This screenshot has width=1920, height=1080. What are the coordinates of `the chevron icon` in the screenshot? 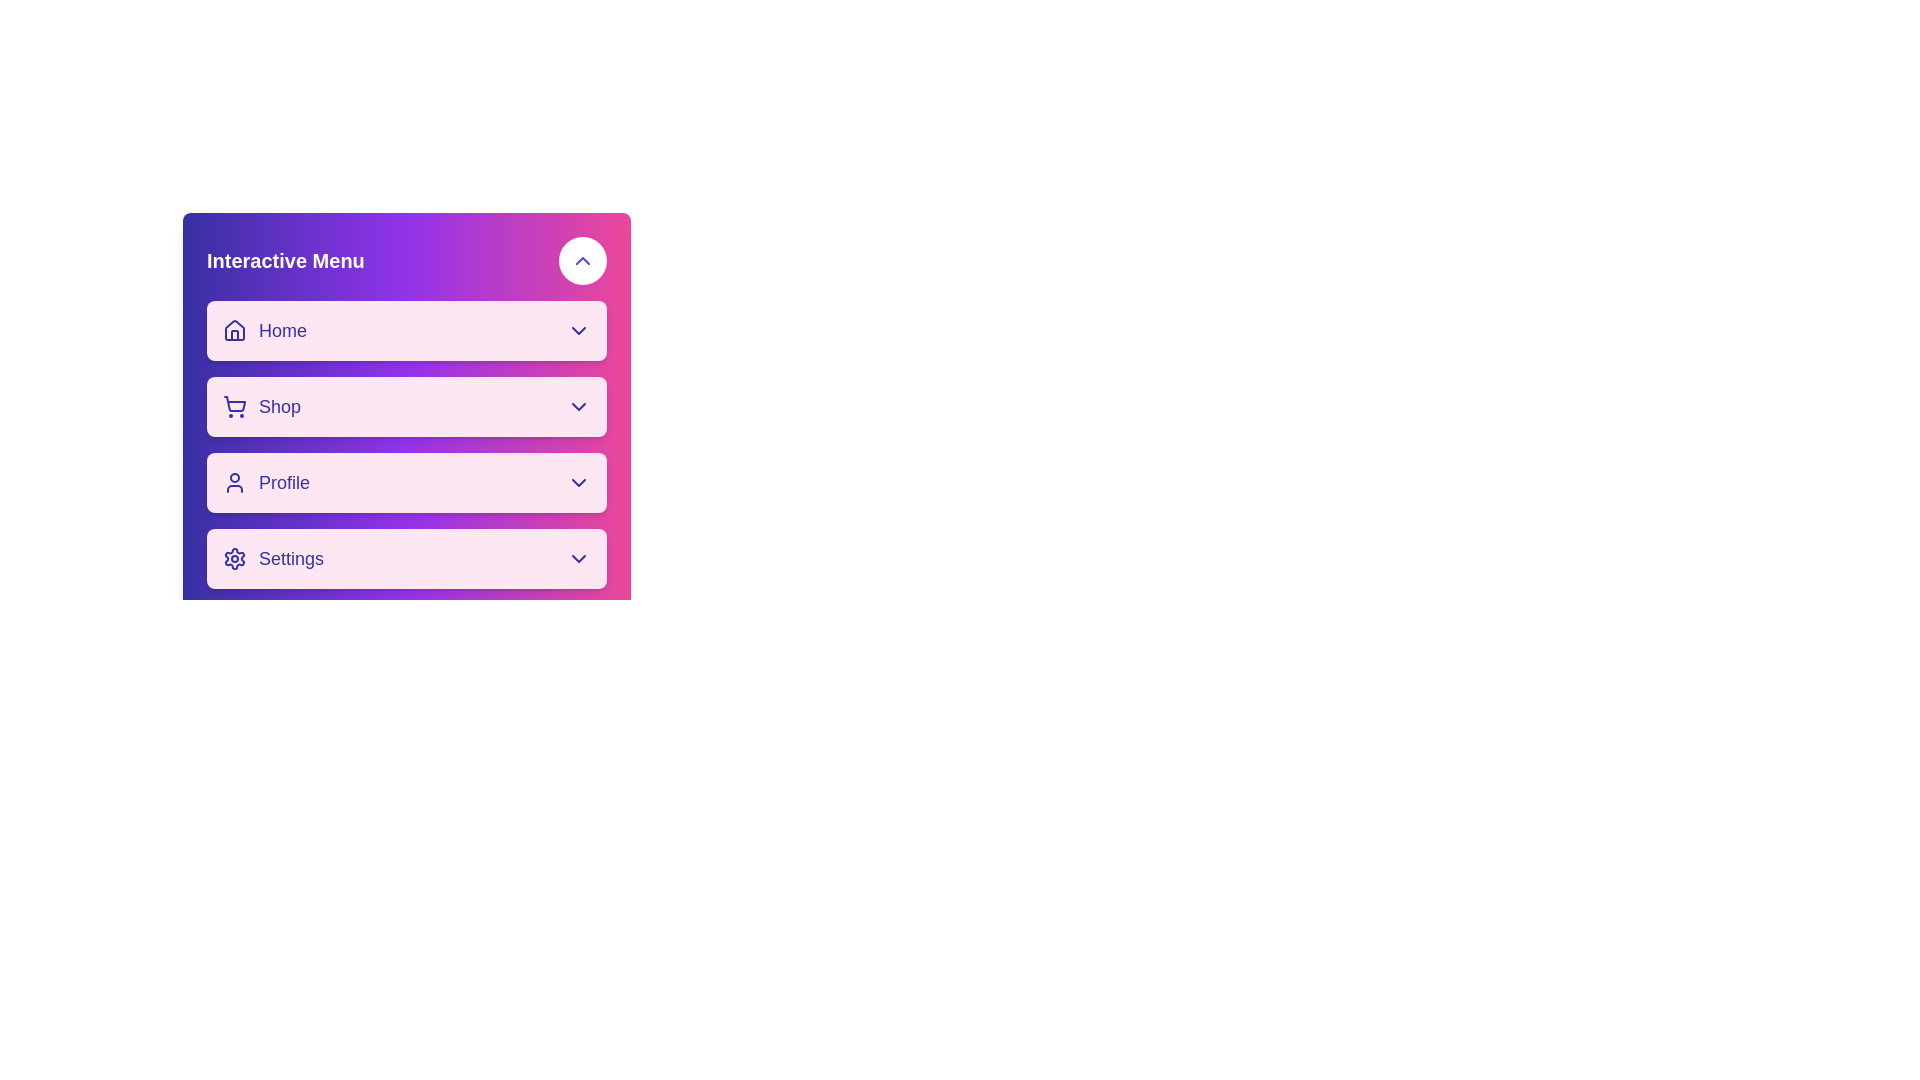 It's located at (578, 406).